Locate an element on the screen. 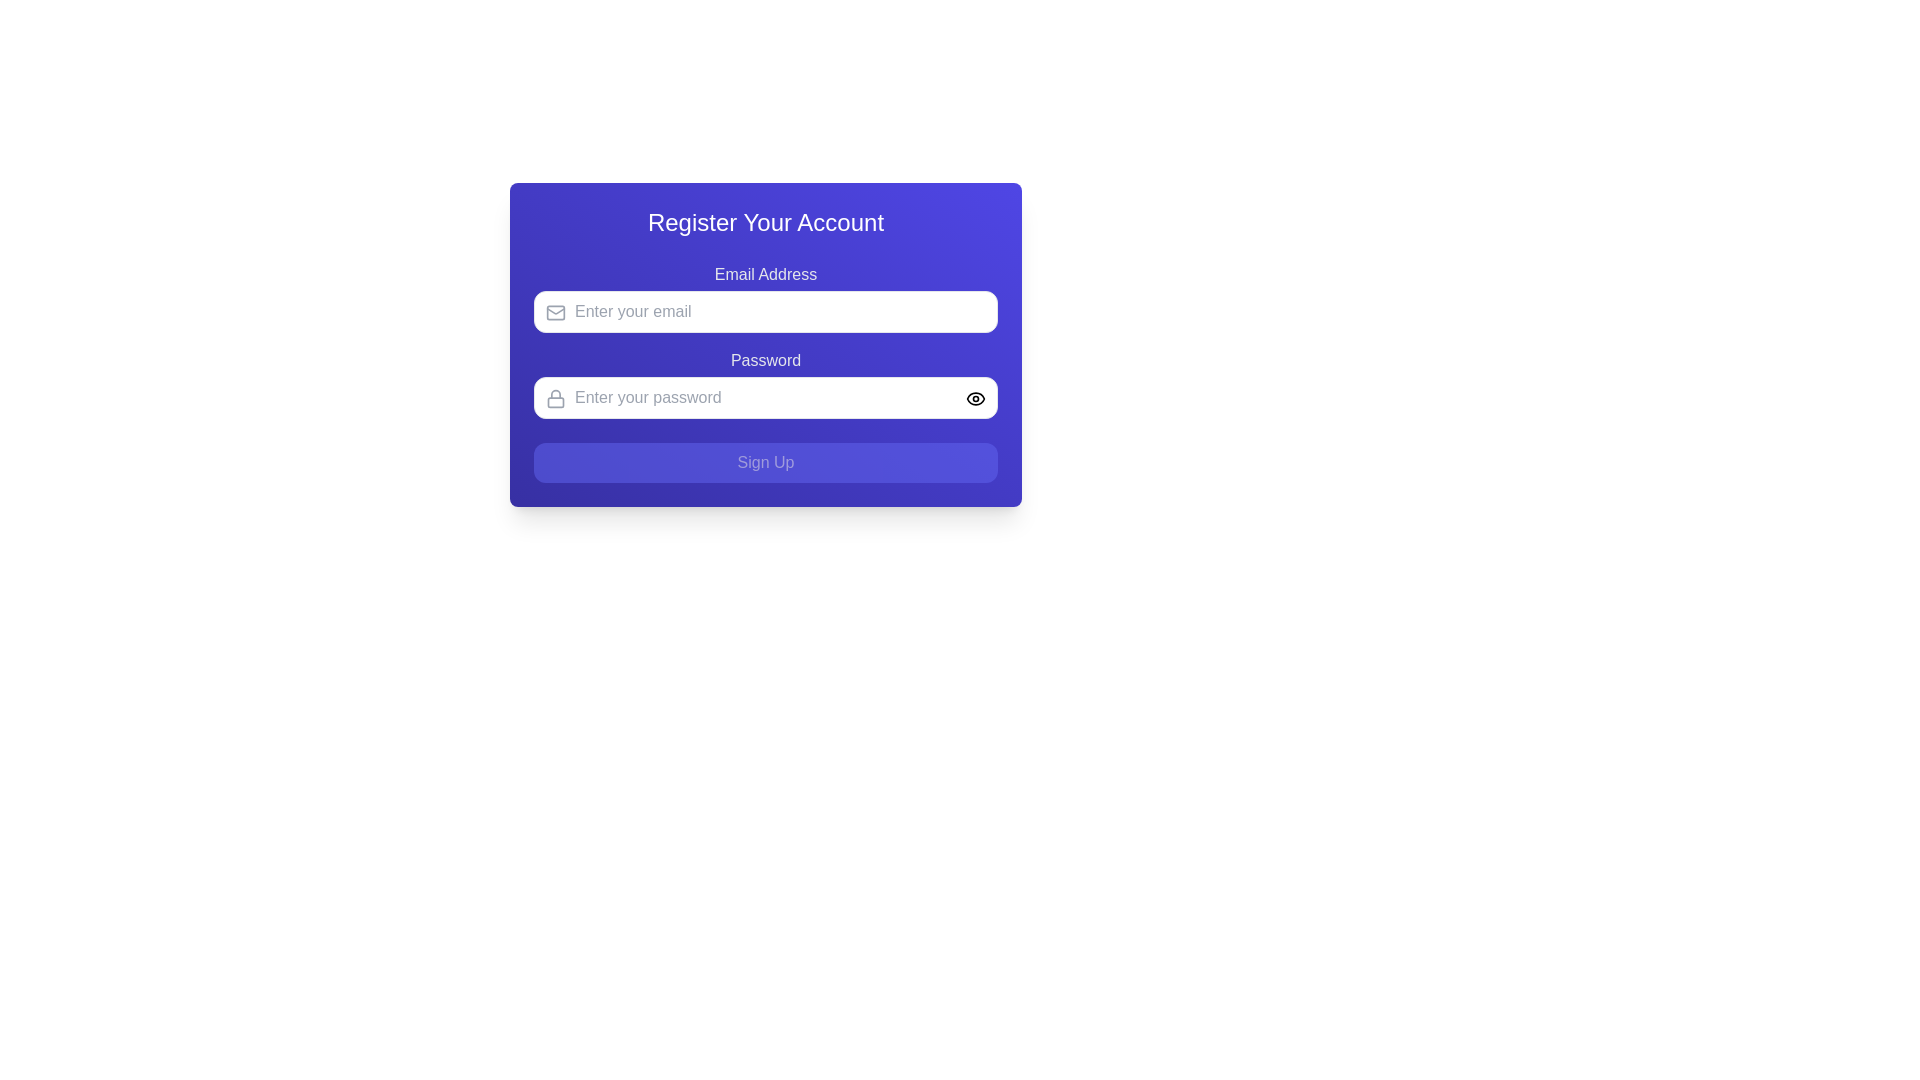 The width and height of the screenshot is (1920, 1080). the 'Email Address' text label, which is styled in light gray on a purple background and positioned at the top of the form section above the email input field is located at coordinates (765, 274).